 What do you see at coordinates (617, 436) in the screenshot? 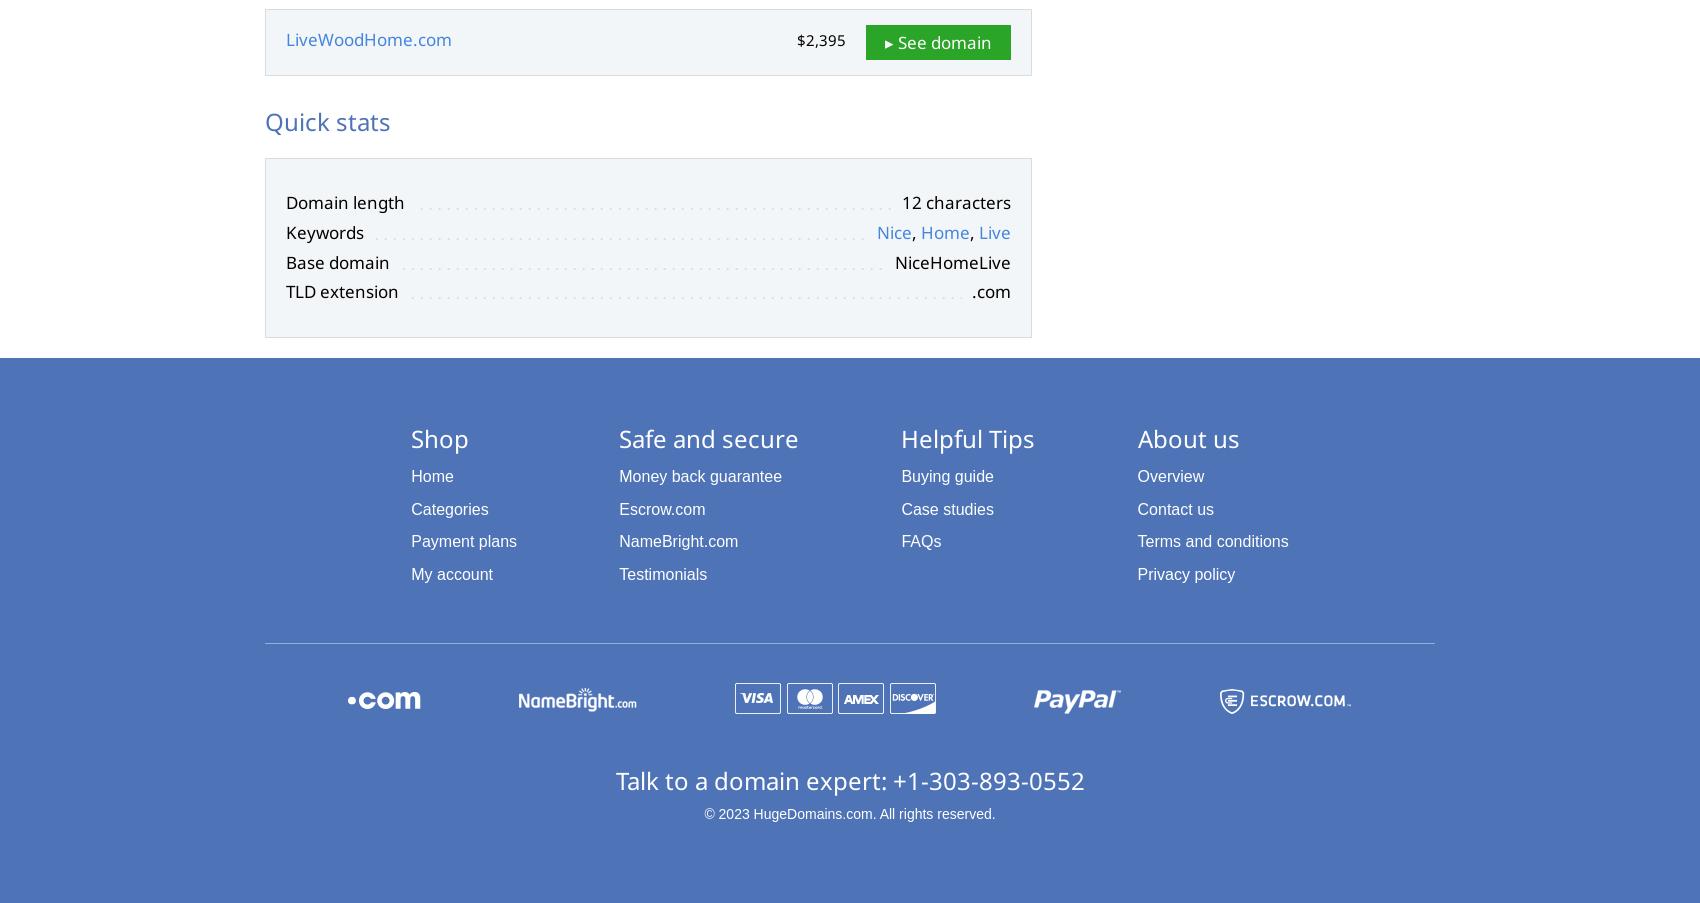
I see `'Safe and secure'` at bounding box center [617, 436].